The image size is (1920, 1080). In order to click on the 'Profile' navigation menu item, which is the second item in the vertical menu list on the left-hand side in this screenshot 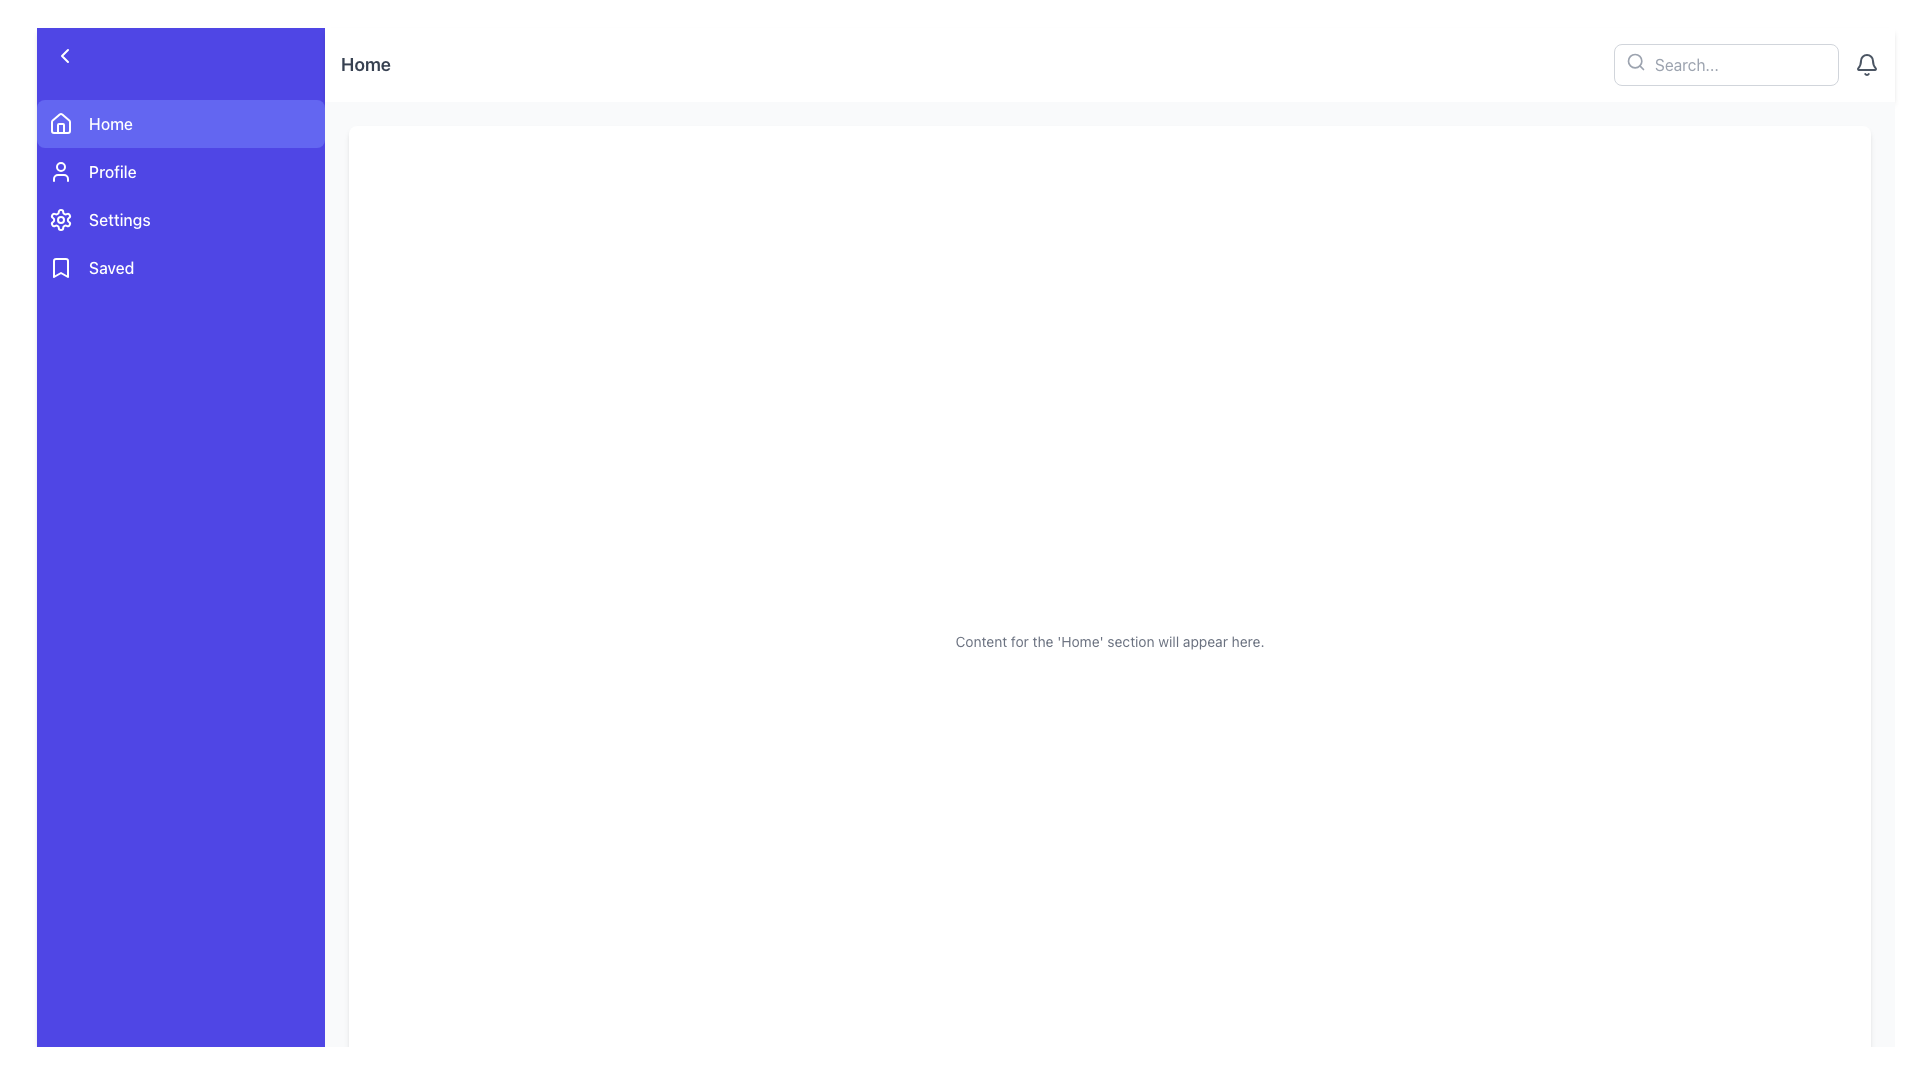, I will do `click(181, 171)`.